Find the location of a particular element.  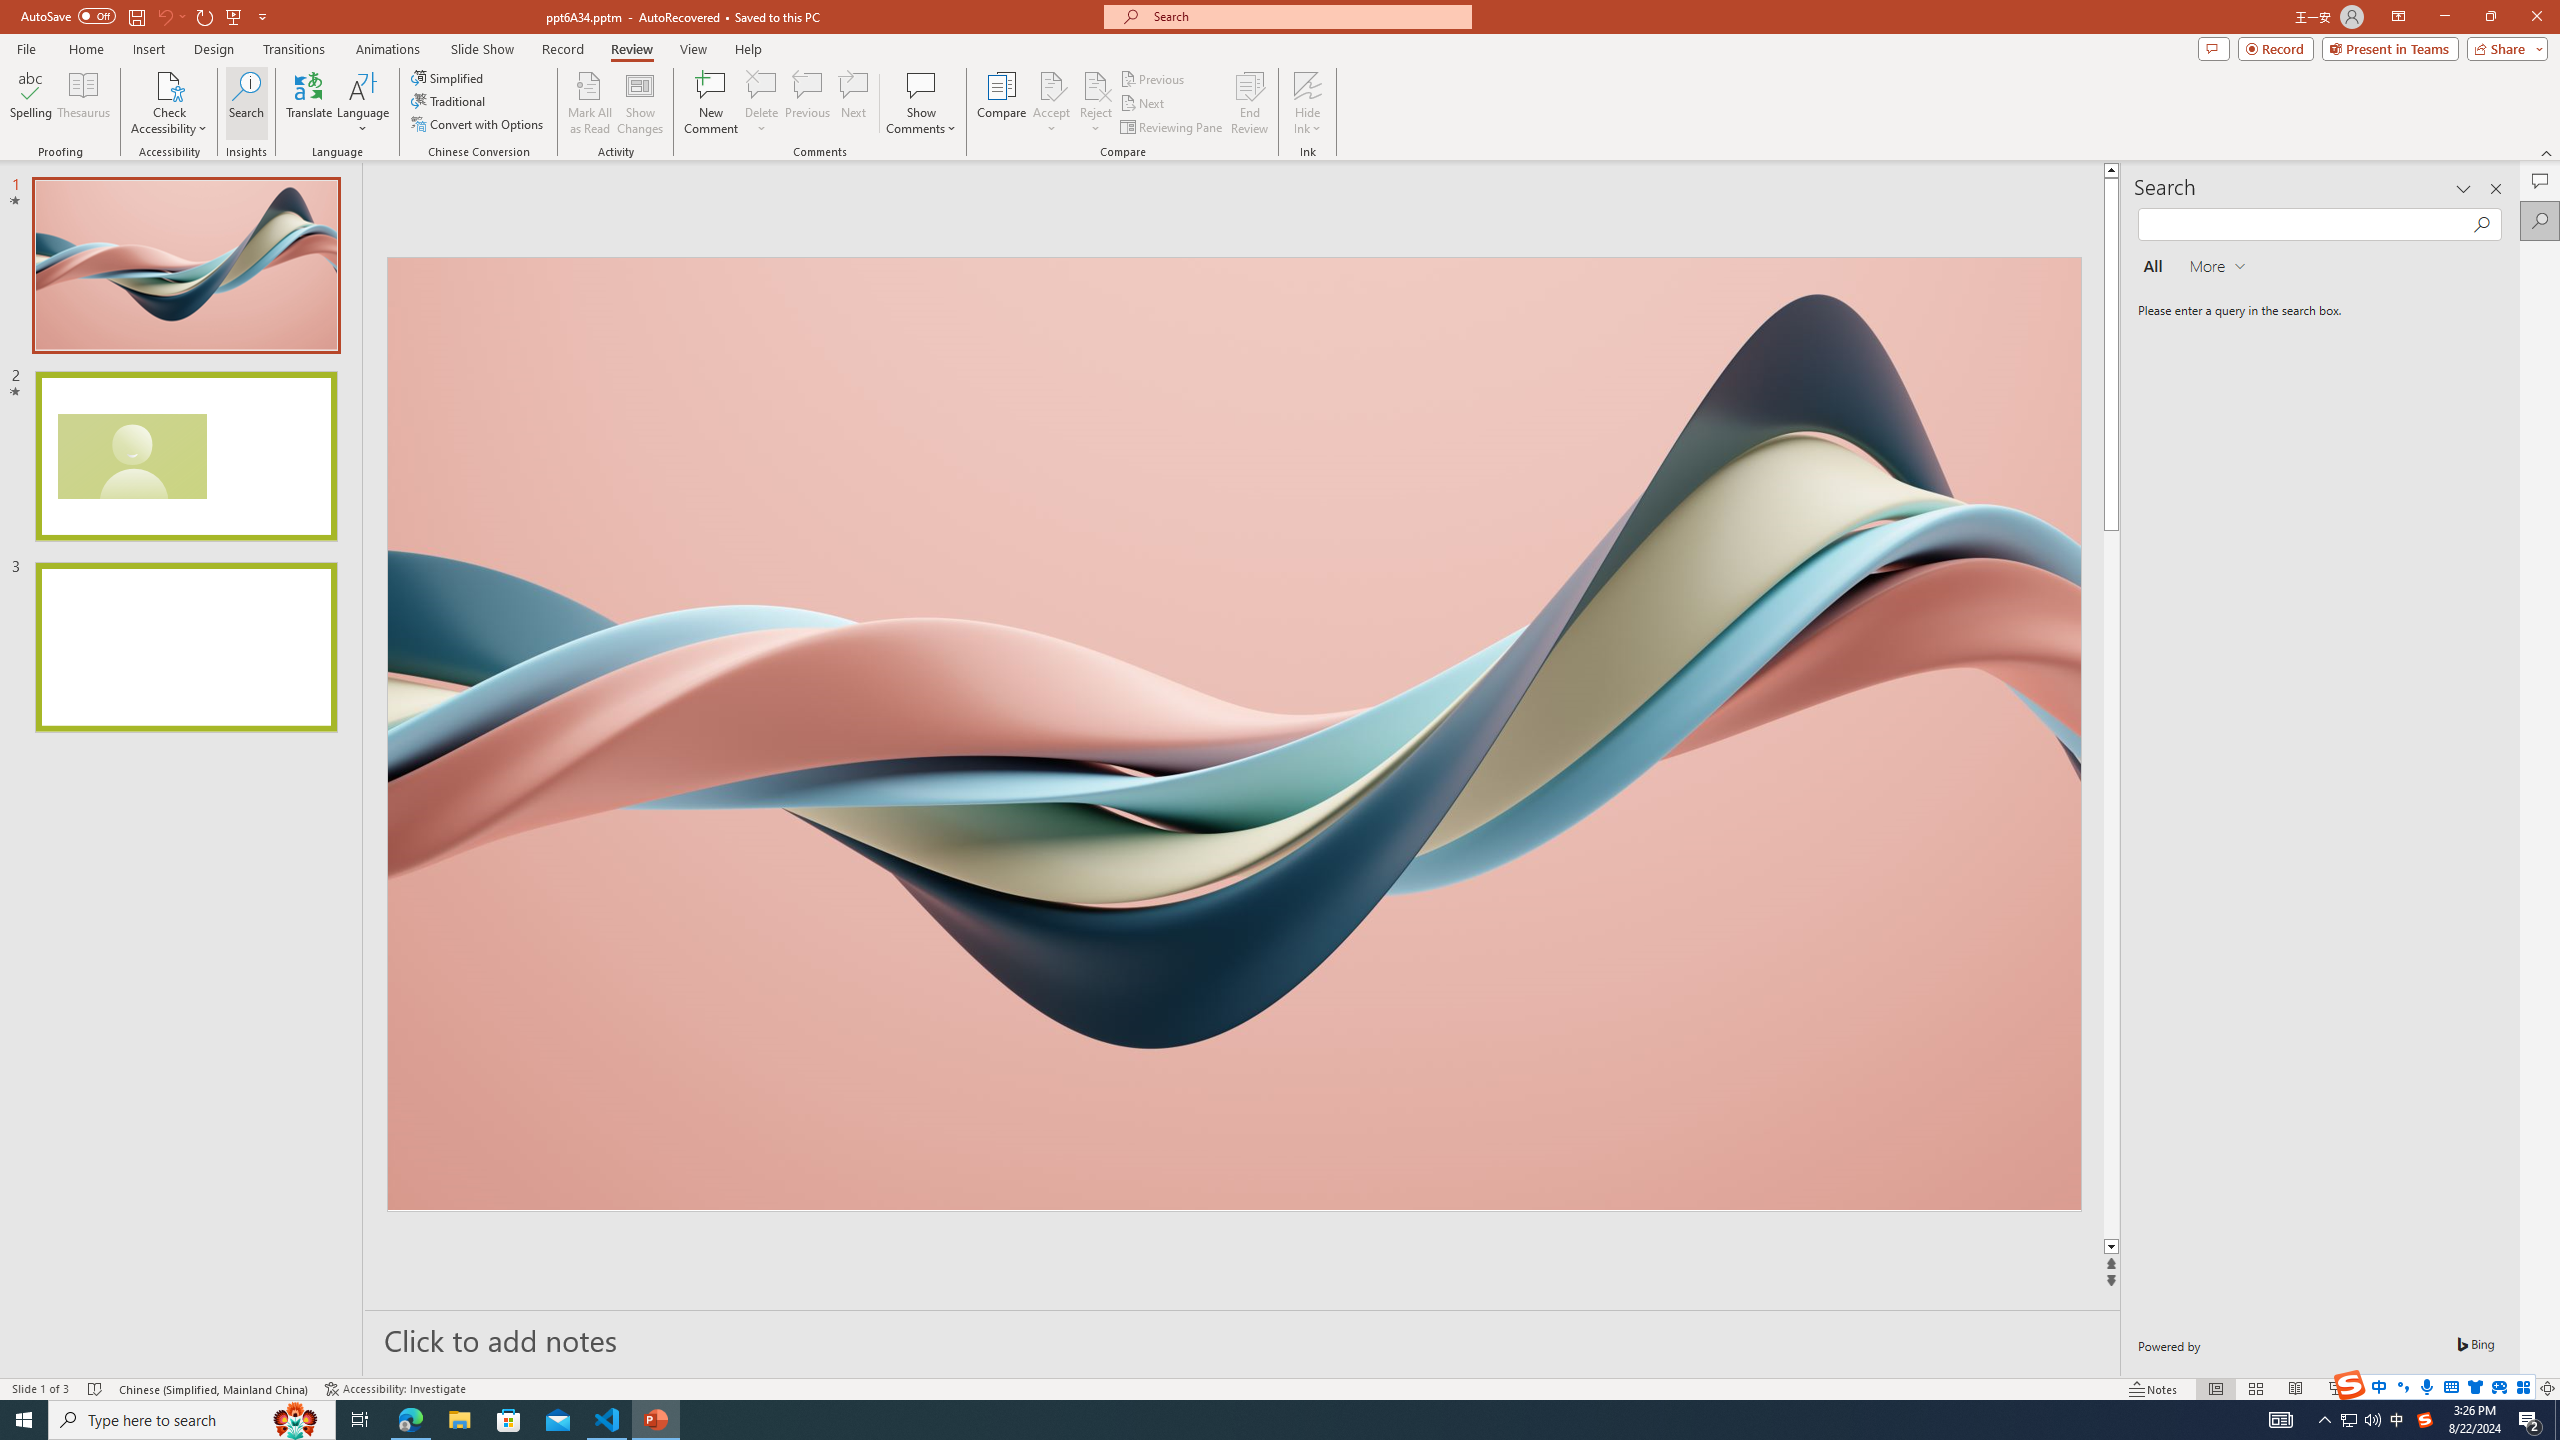

'Hide Ink' is located at coordinates (1308, 84).